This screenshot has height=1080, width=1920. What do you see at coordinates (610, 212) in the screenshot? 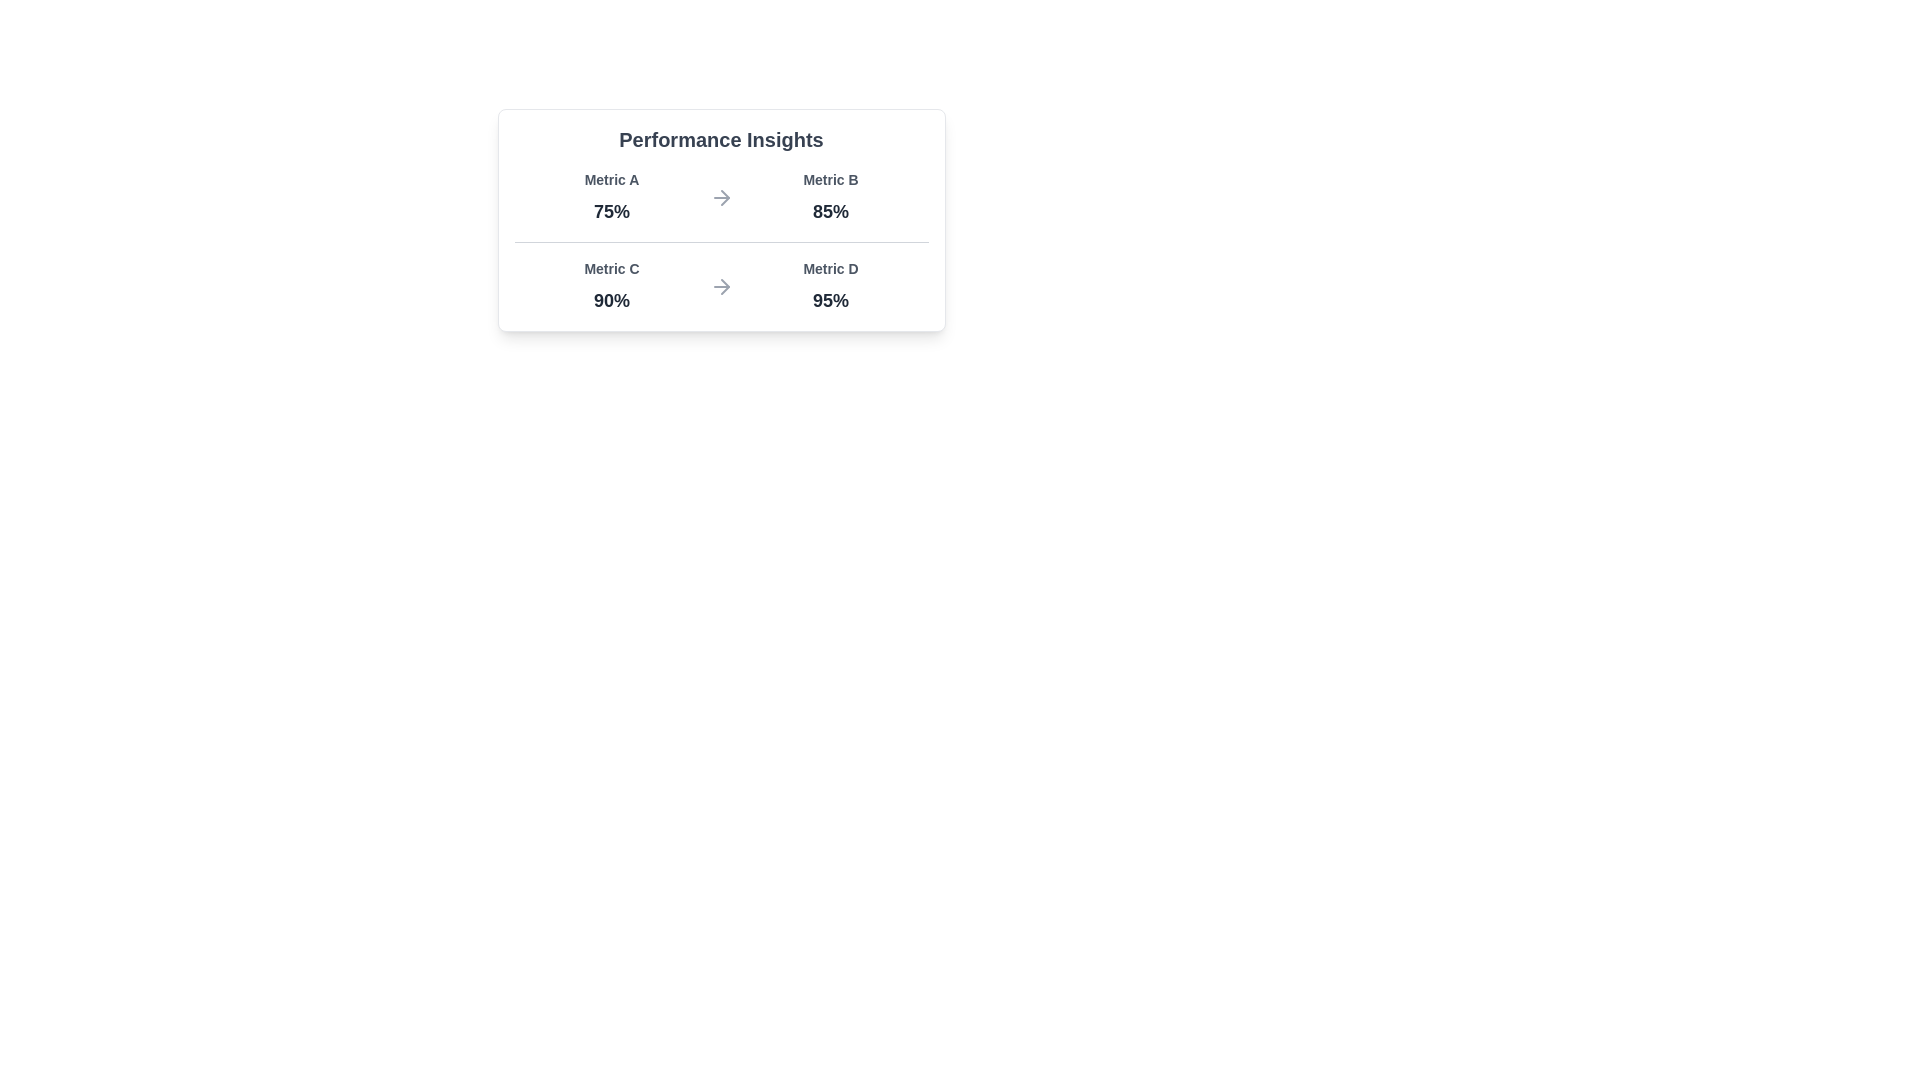
I see `the text label representing 'Metric A'` at bounding box center [610, 212].